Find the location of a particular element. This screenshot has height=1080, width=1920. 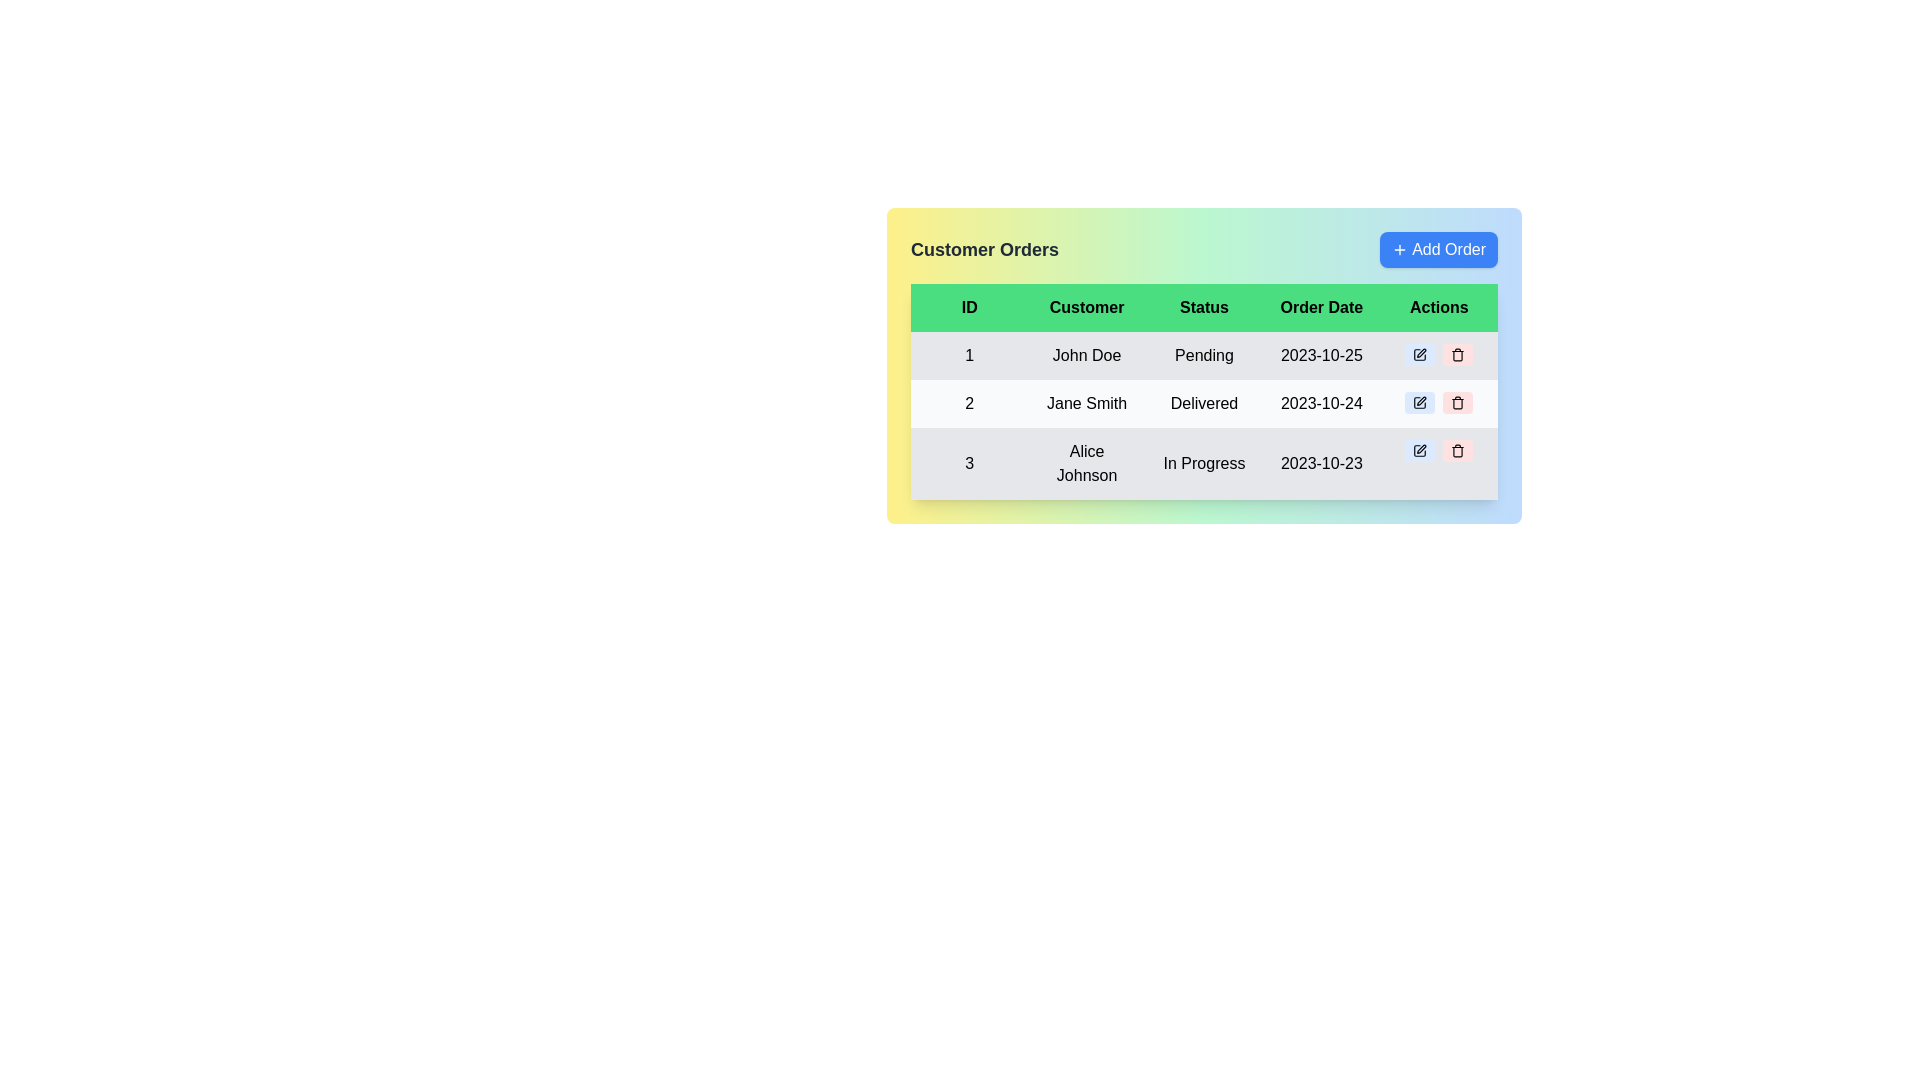

the edit icon (pen) located in the Actions column of the table for the first row corresponding to 'John Doe' is located at coordinates (1419, 353).